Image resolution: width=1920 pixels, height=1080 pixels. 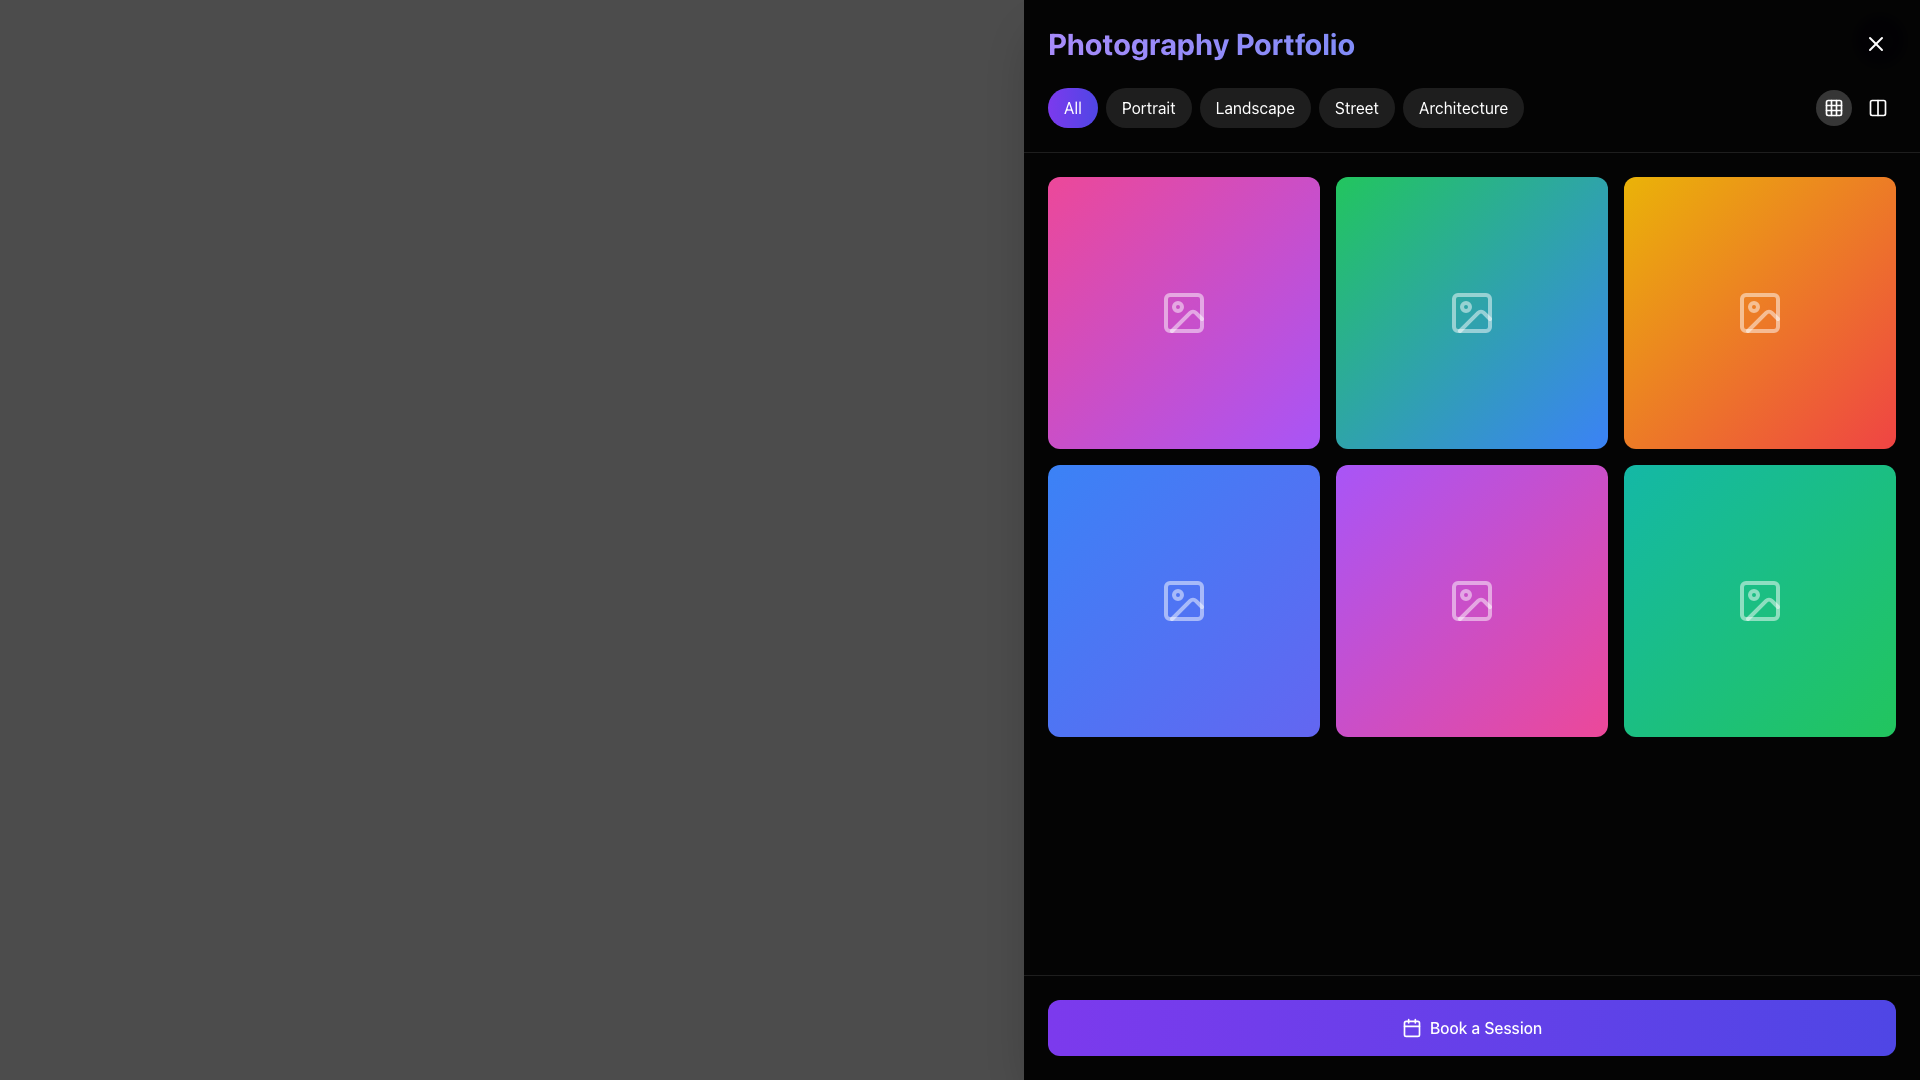 I want to click on the visual tile component with a gradient background transitioning from green to blue, which features a camera icon in its center, so click(x=1472, y=312).